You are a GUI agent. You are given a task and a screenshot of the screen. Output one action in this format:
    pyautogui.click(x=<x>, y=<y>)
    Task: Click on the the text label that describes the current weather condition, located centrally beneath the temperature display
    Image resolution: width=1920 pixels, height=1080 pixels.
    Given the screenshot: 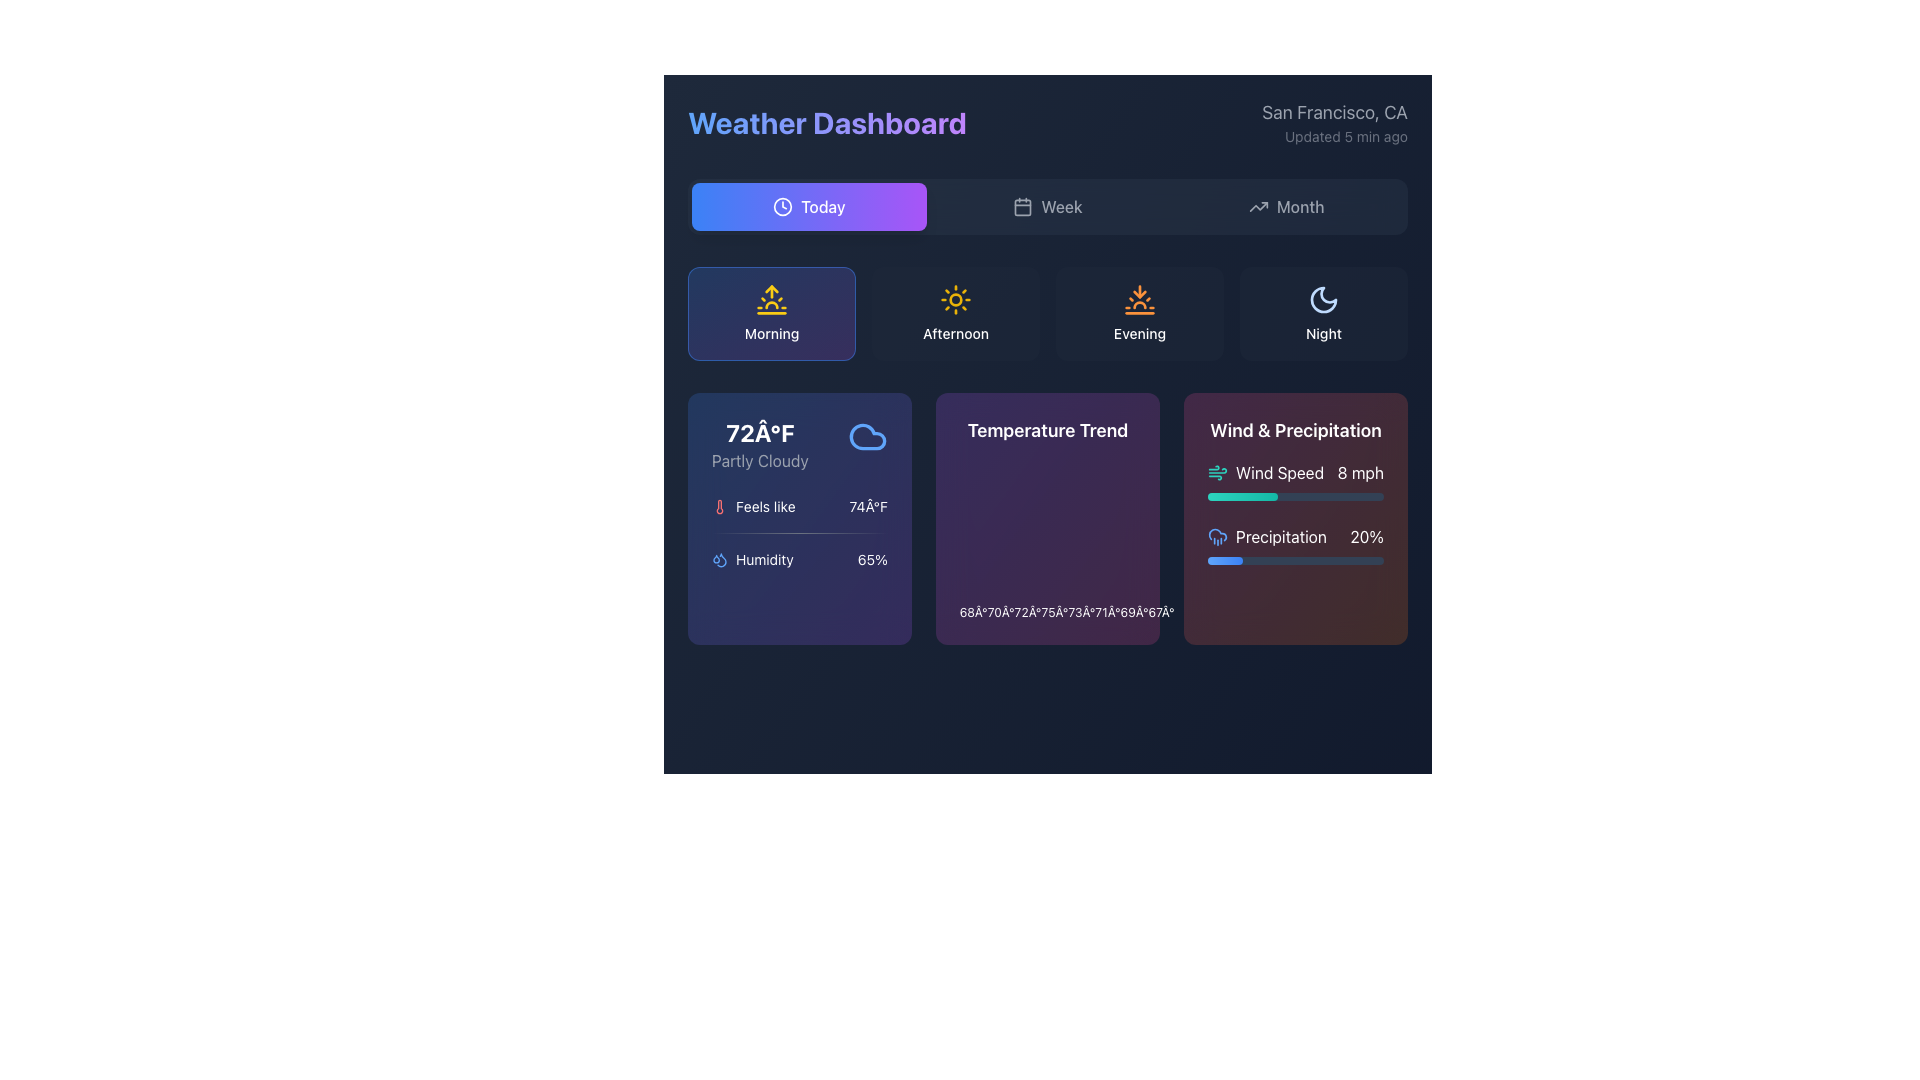 What is the action you would take?
    pyautogui.click(x=759, y=461)
    